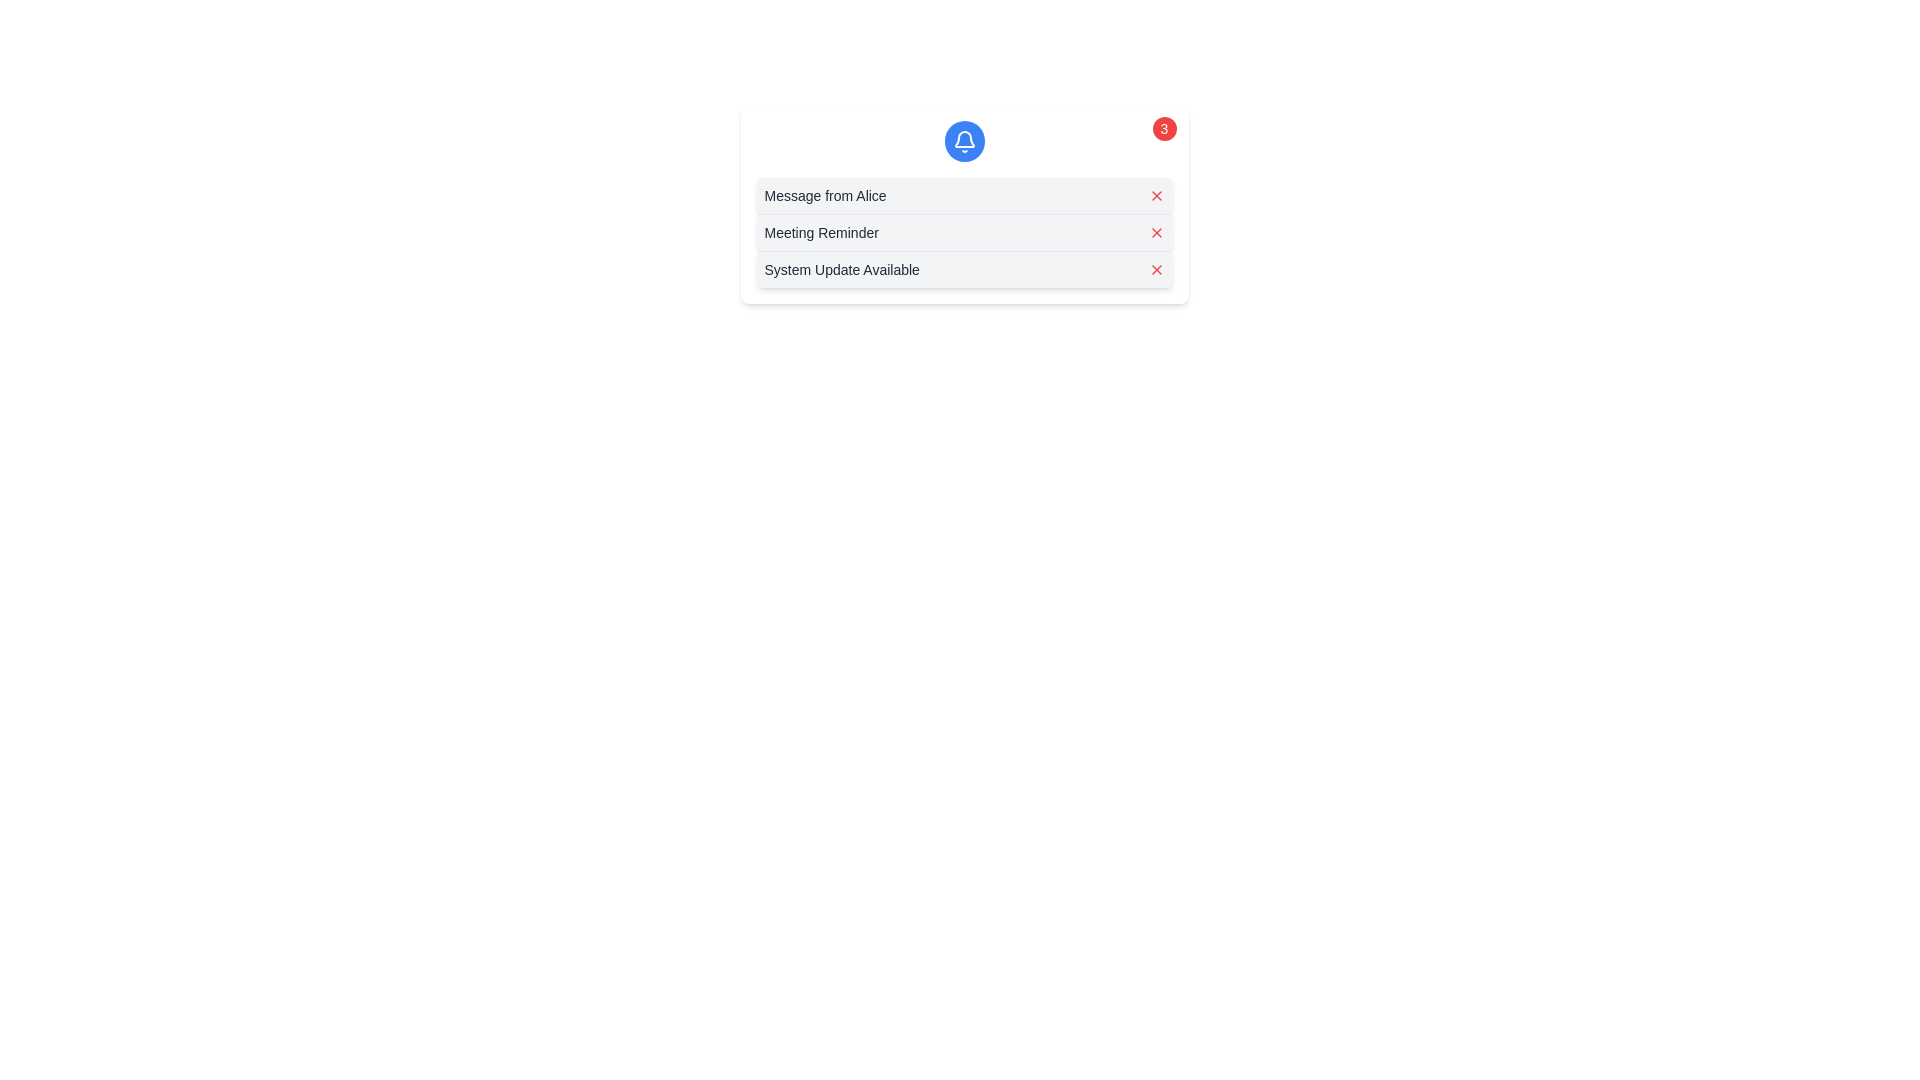  Describe the element at coordinates (1156, 268) in the screenshot. I see `the red 'X' close button on the right side of the 'System Update Available' notification` at that location.